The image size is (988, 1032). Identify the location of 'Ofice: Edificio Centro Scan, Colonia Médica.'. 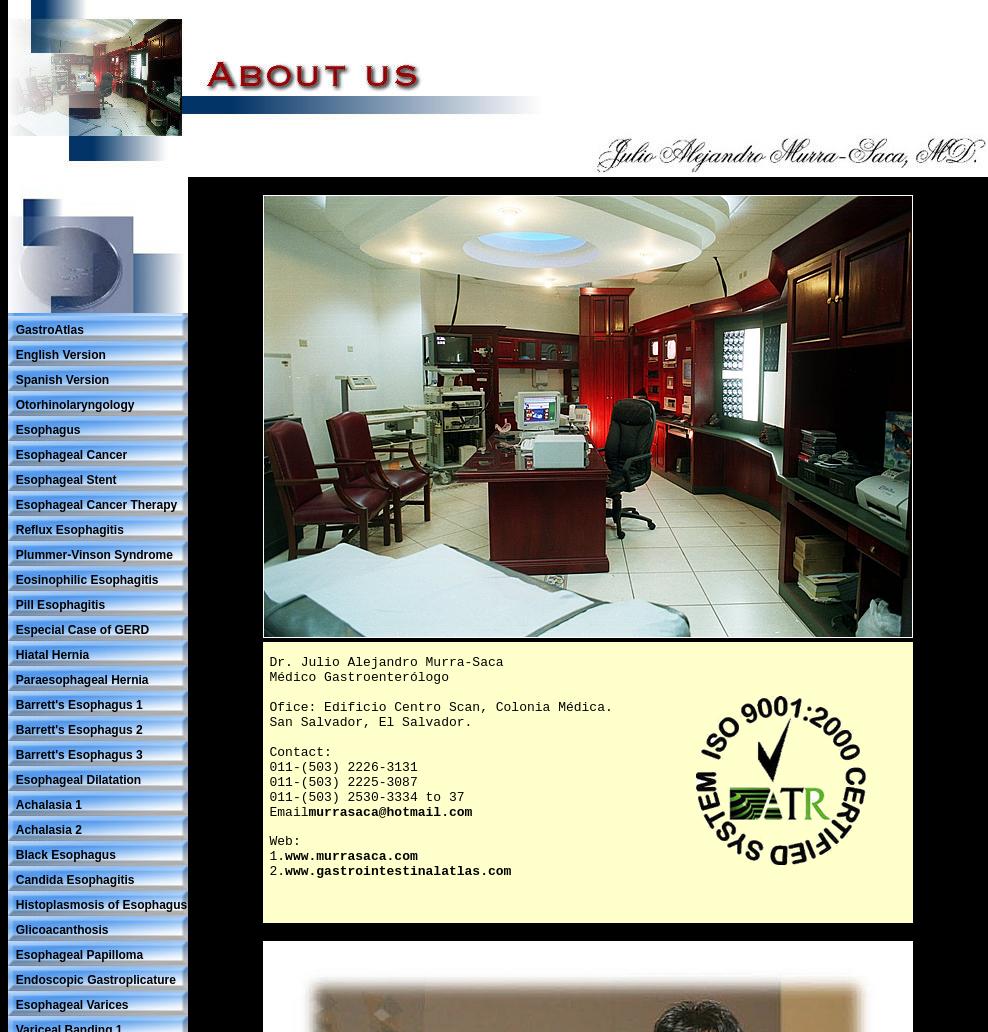
(440, 706).